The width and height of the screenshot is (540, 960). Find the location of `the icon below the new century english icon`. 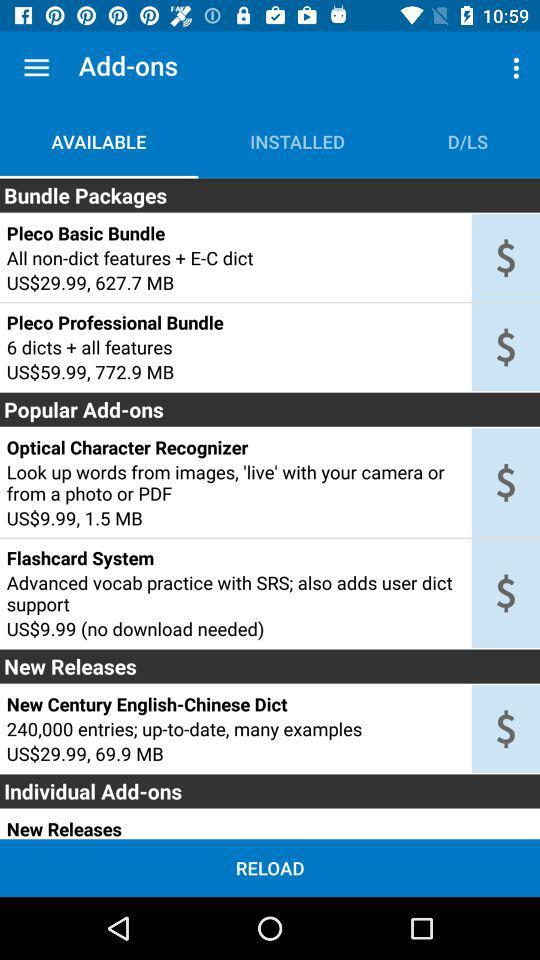

the icon below the new century english icon is located at coordinates (234, 728).